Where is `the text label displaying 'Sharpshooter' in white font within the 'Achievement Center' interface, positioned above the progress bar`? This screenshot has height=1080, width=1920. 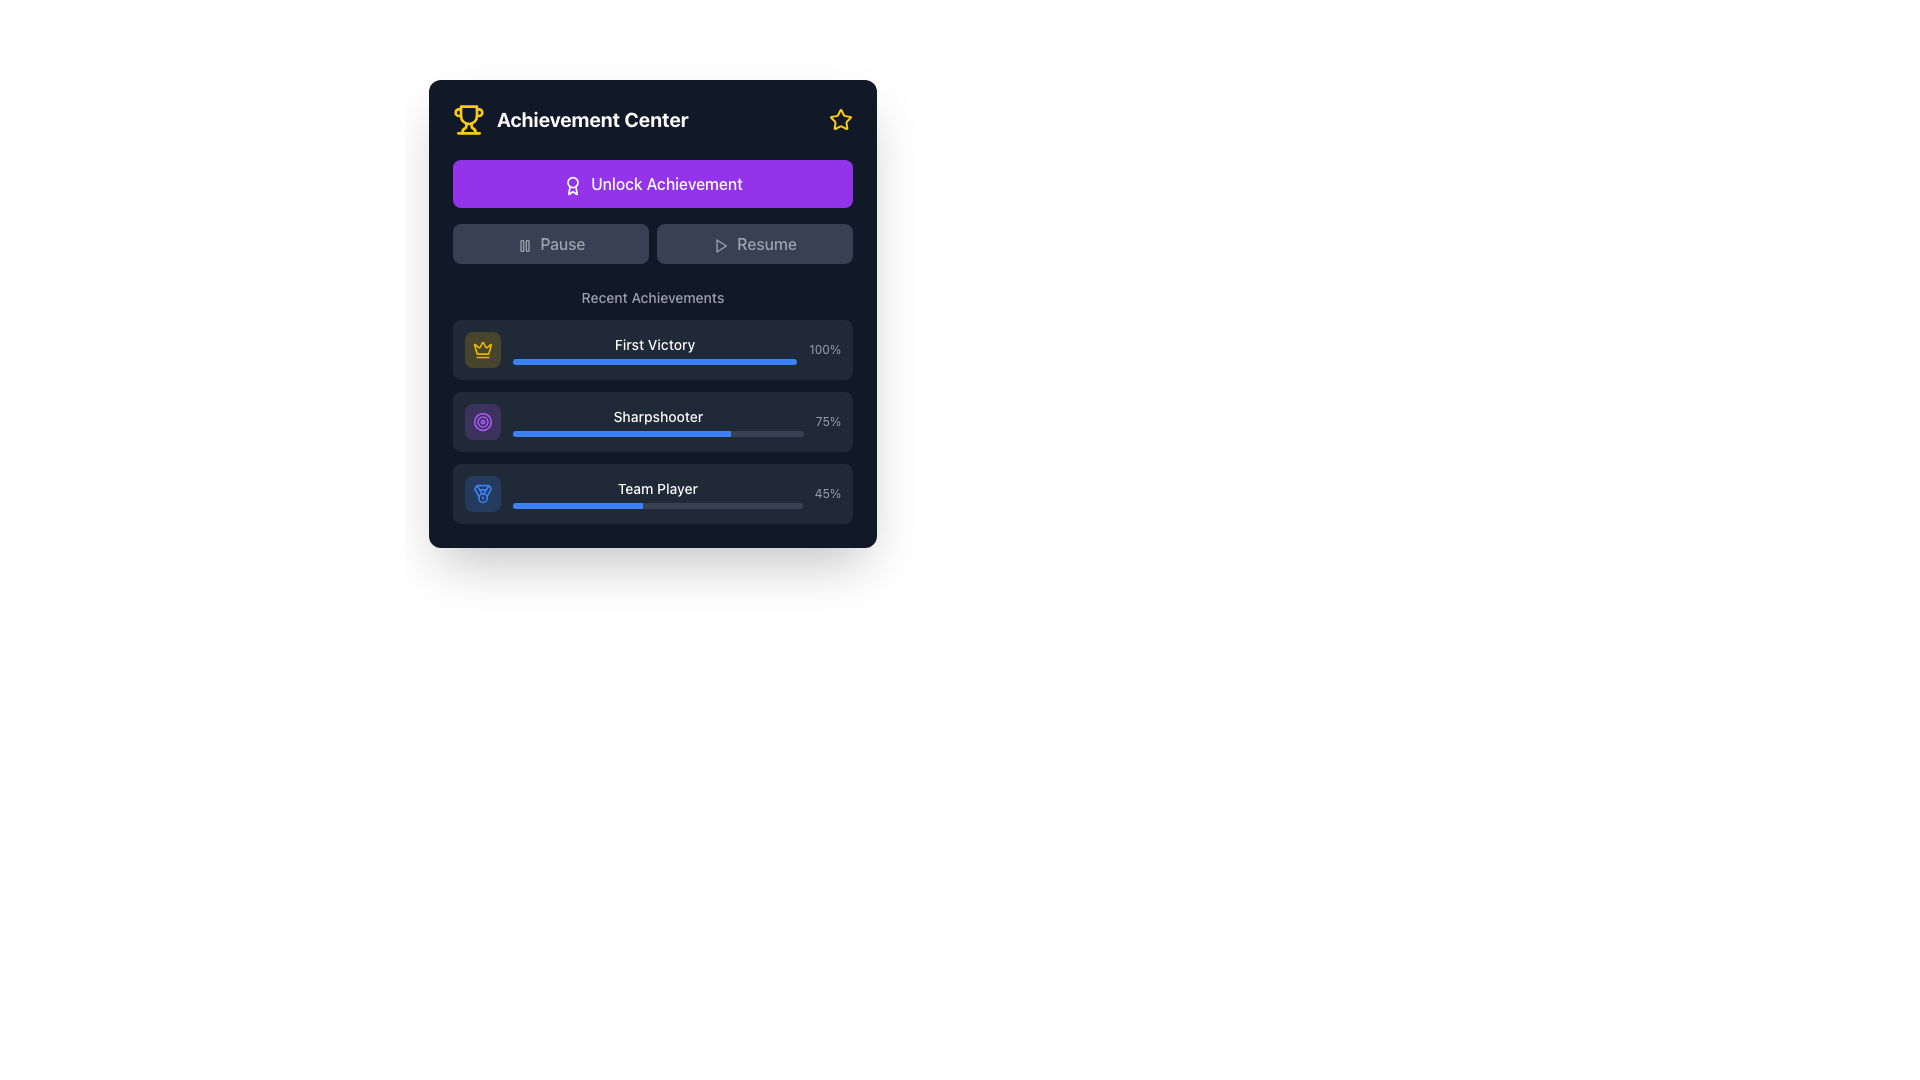 the text label displaying 'Sharpshooter' in white font within the 'Achievement Center' interface, positioned above the progress bar is located at coordinates (658, 415).